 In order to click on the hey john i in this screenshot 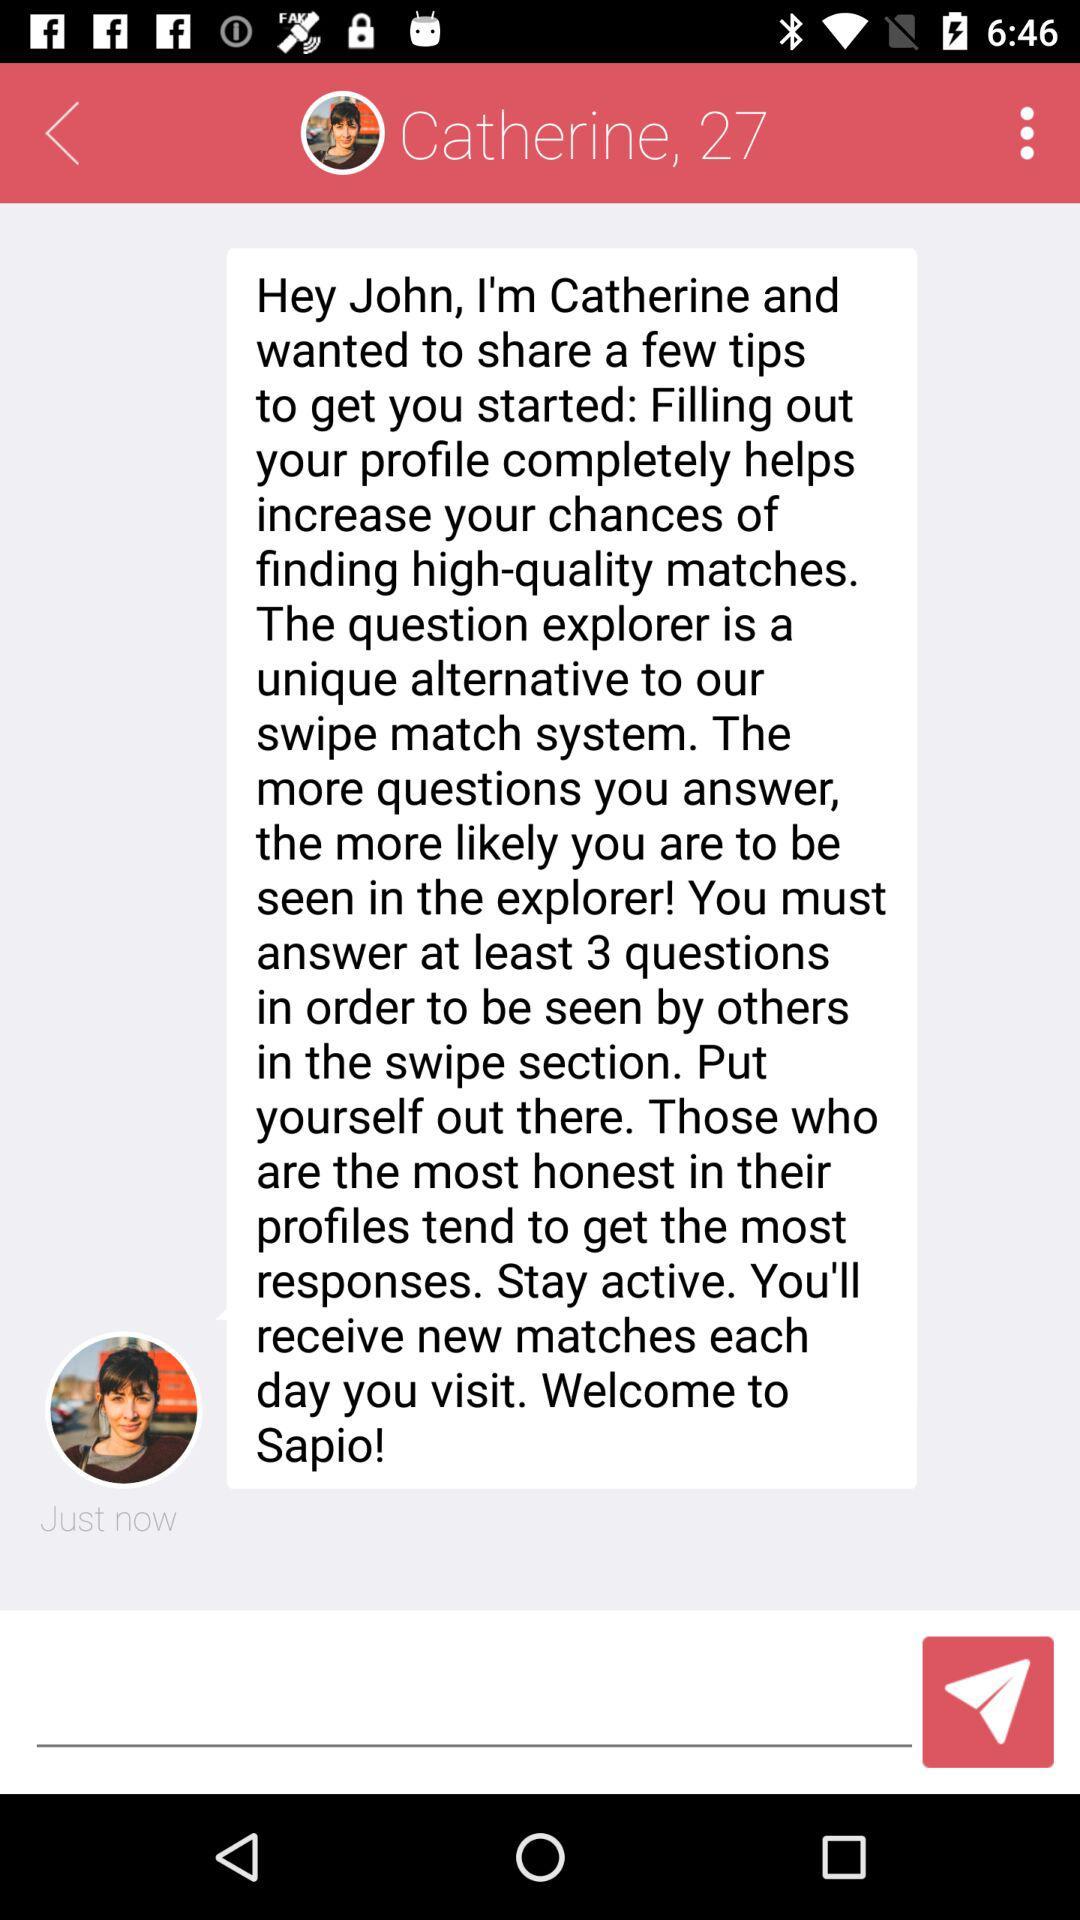, I will do `click(566, 868)`.